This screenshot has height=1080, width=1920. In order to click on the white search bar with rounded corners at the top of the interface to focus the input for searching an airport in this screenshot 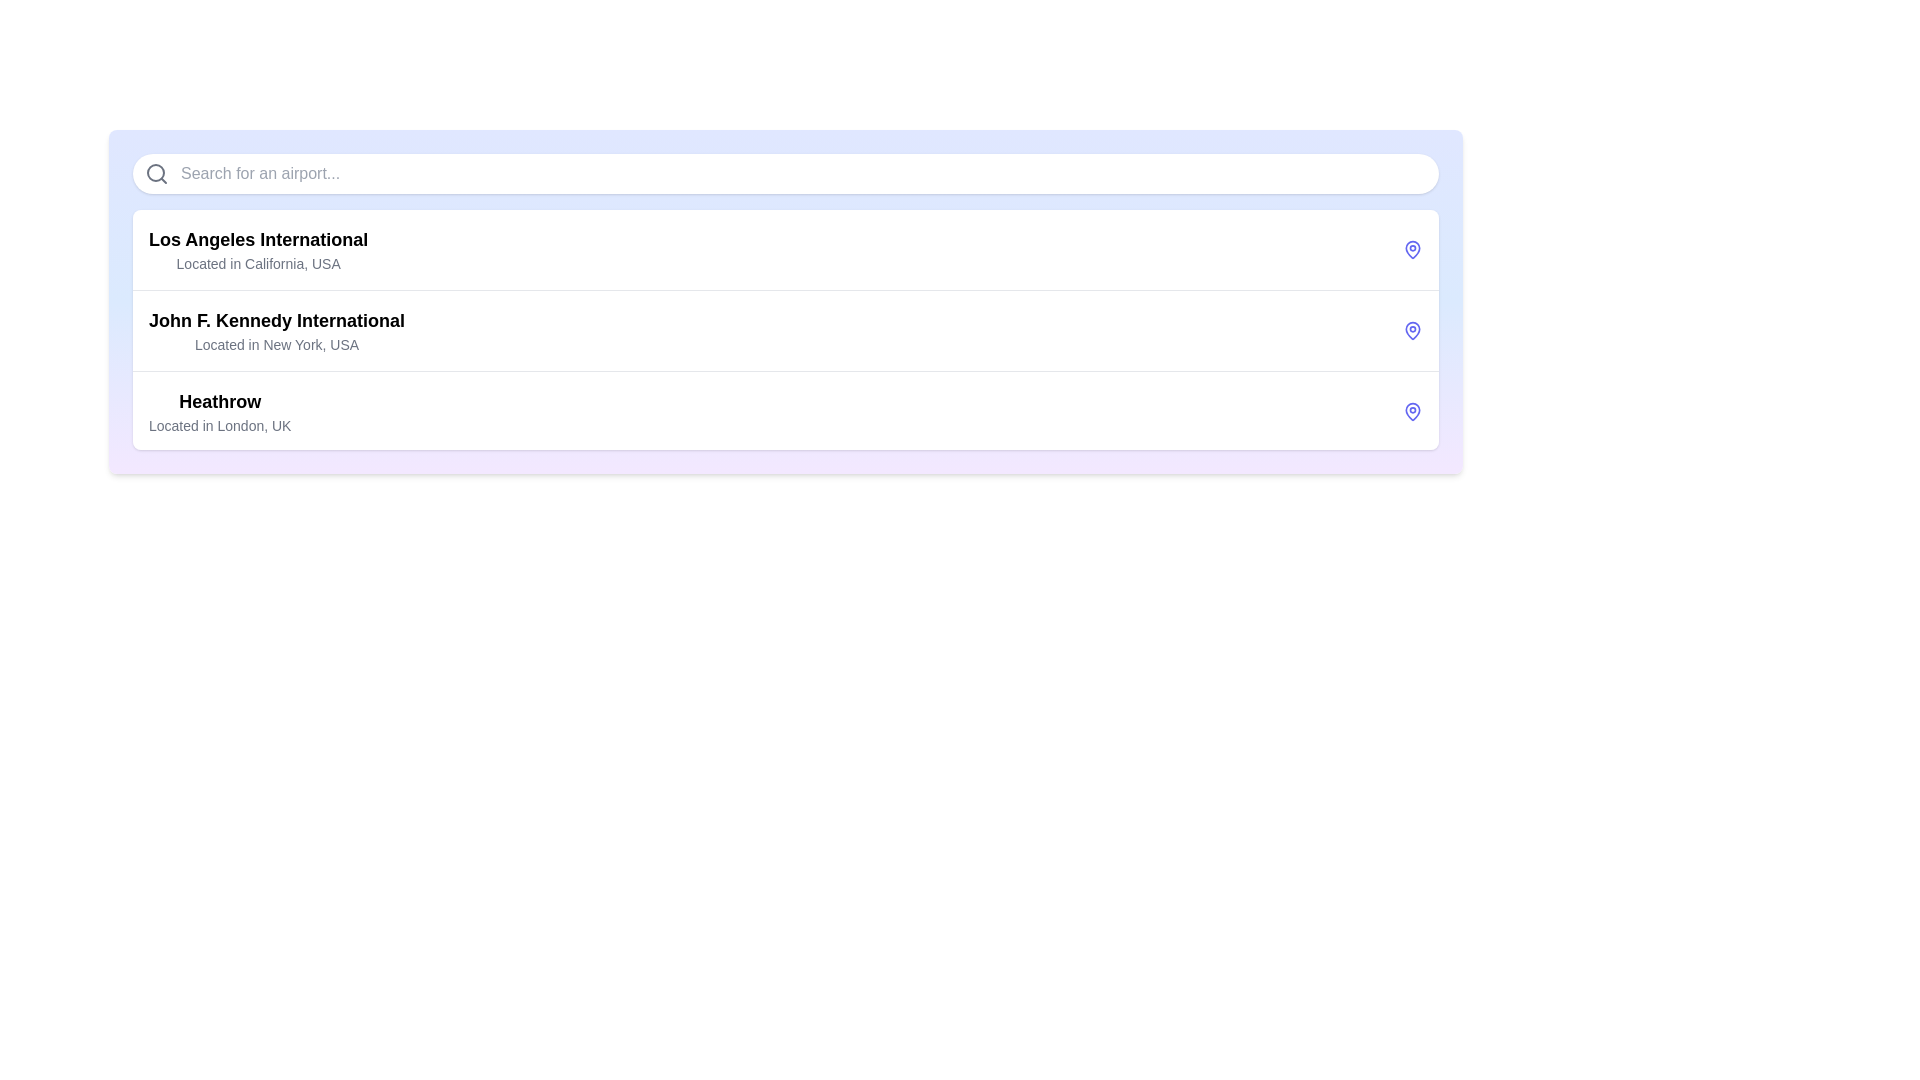, I will do `click(785, 172)`.